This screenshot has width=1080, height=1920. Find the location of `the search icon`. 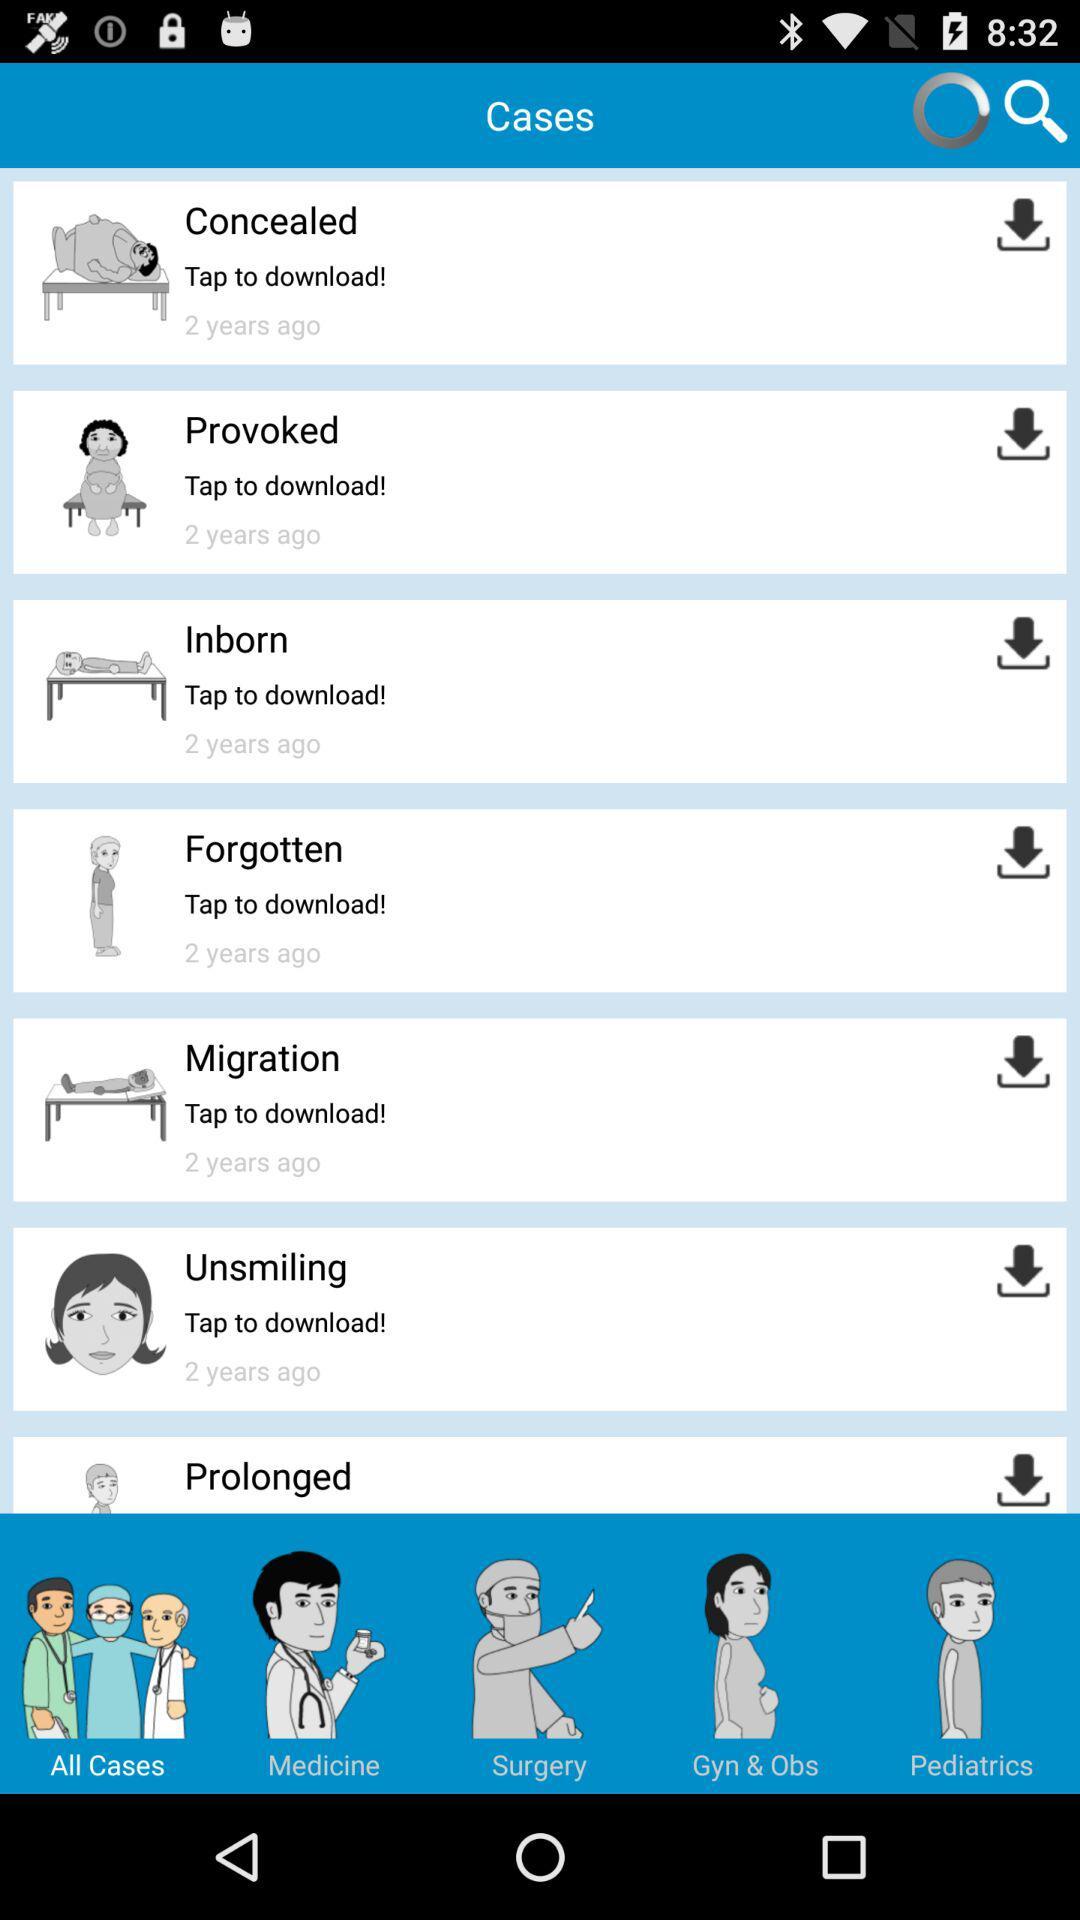

the search icon is located at coordinates (1035, 117).